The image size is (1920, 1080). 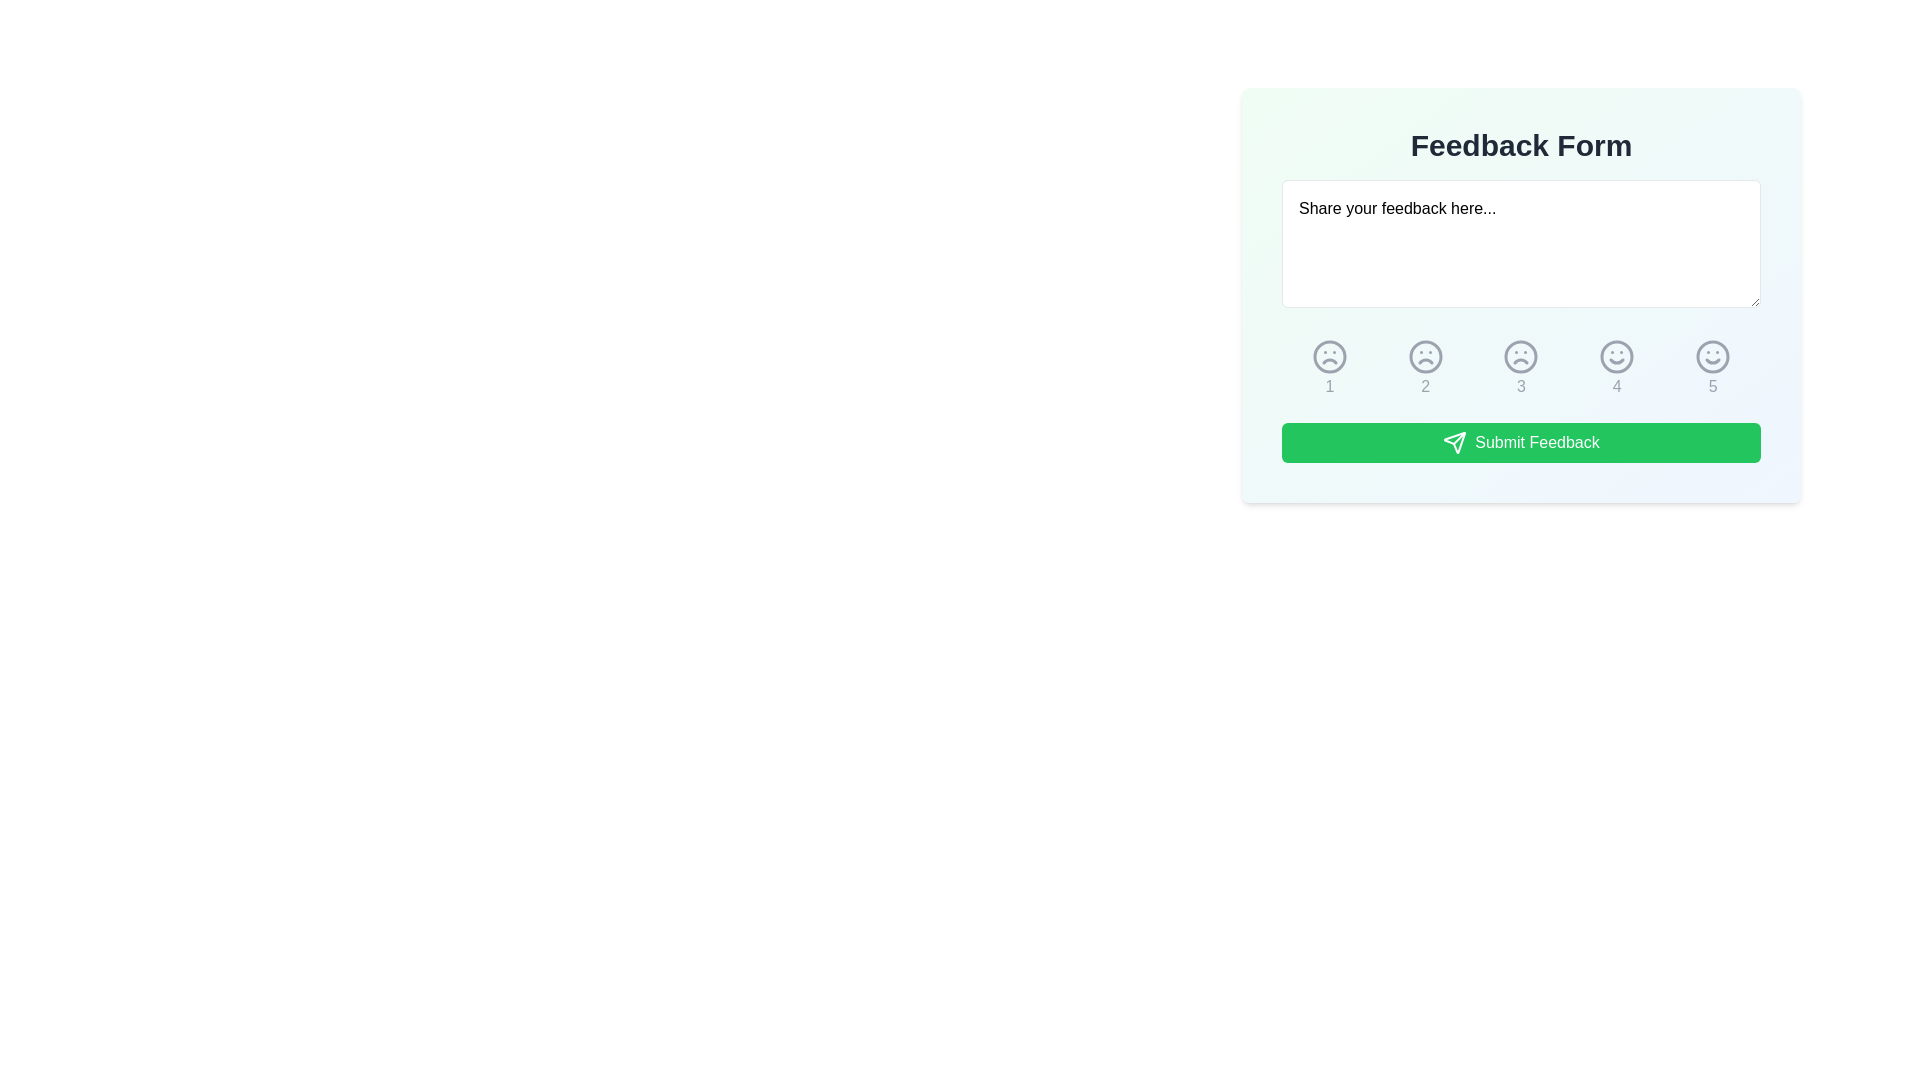 I want to click on Text label displaying '5', which is located in the bottom-right corner of the 'Feedback Form' section, below a smiling face icon, so click(x=1712, y=386).